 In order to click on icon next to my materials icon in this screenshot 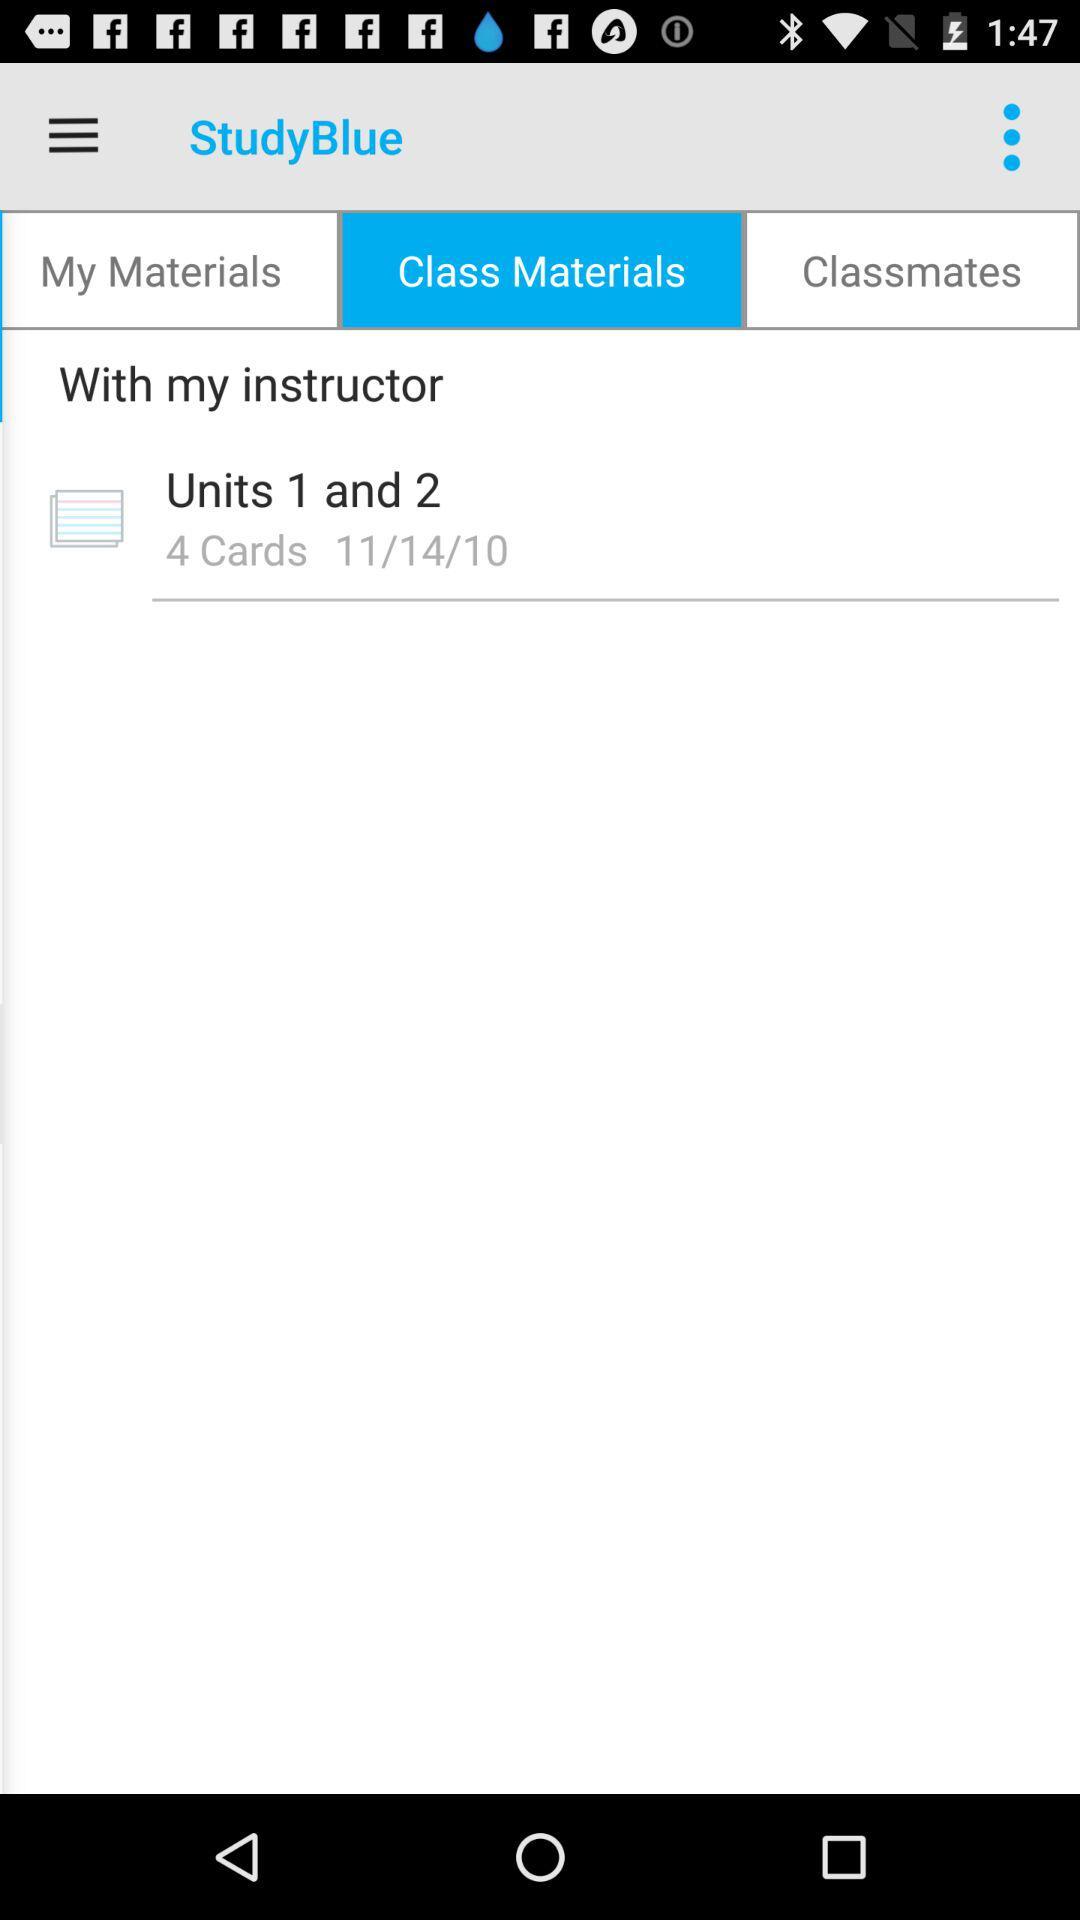, I will do `click(541, 268)`.